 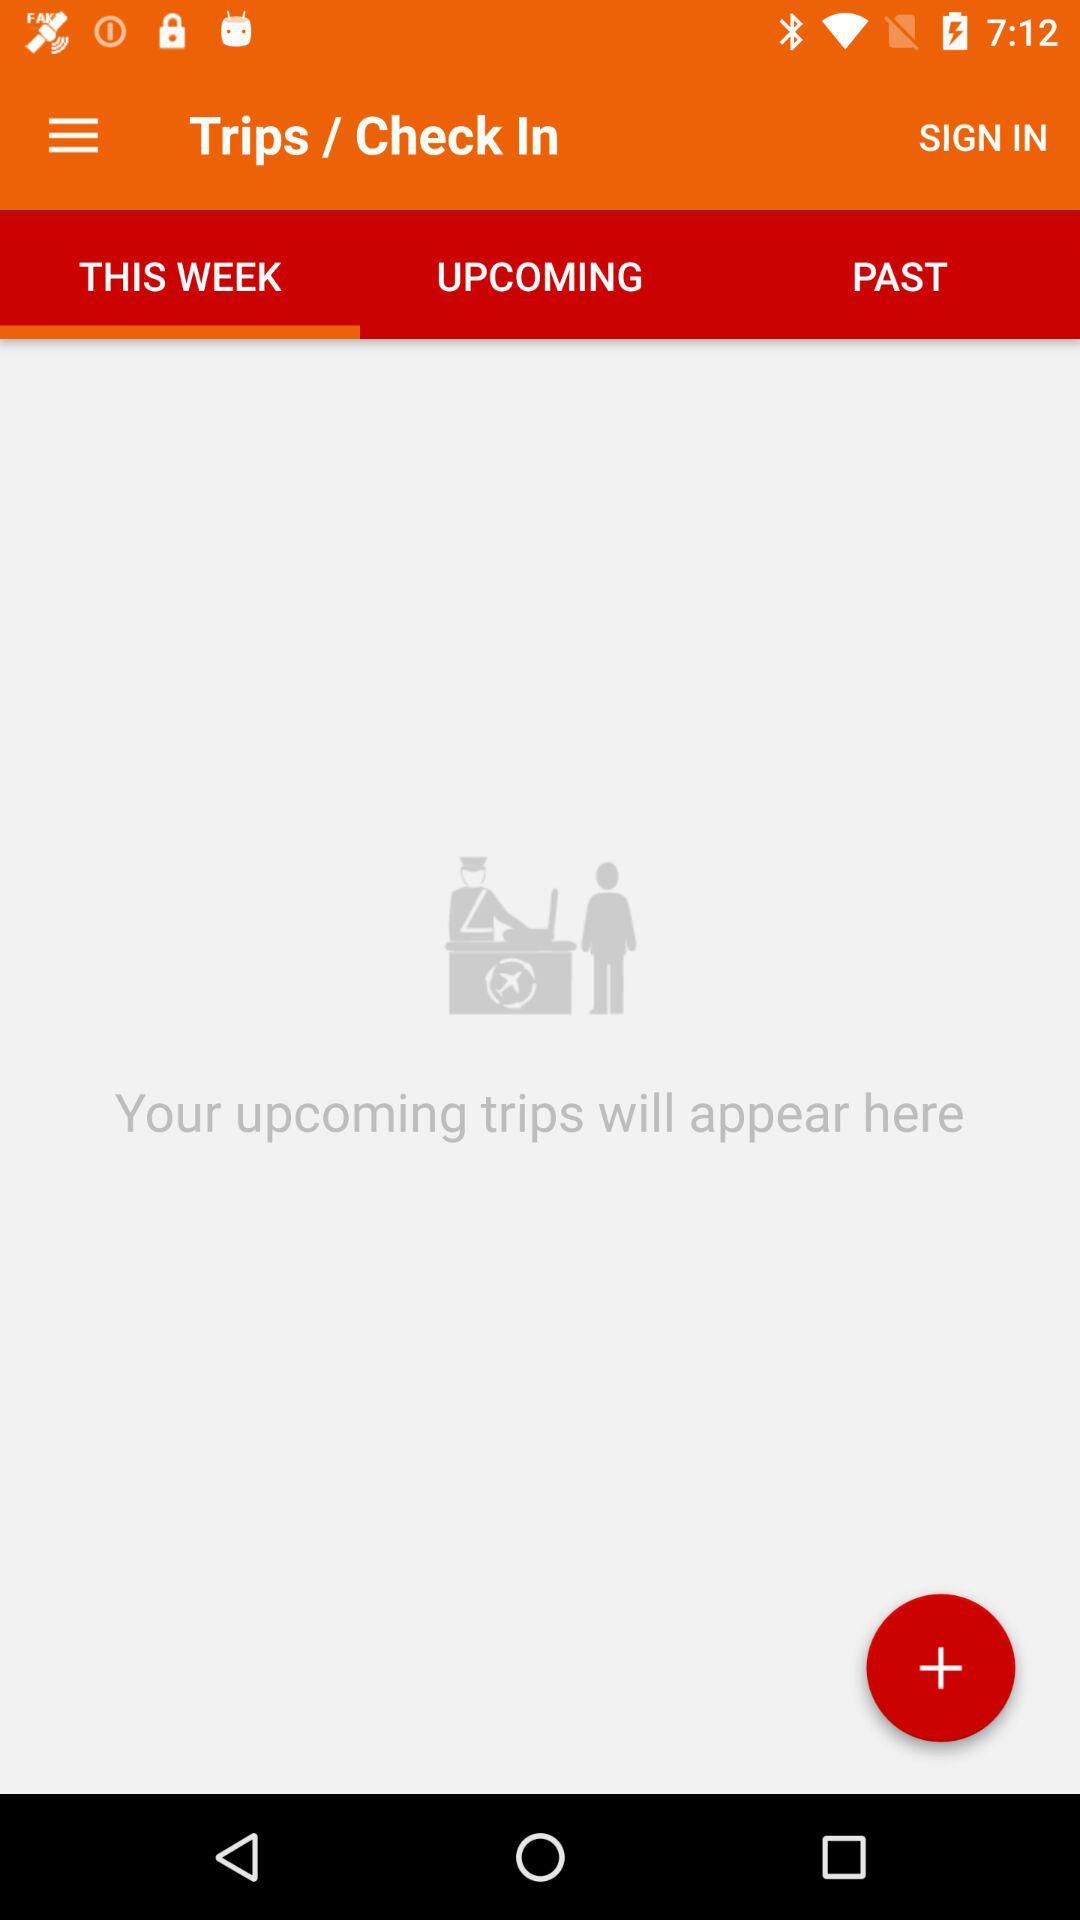 What do you see at coordinates (940, 1675) in the screenshot?
I see `make an addition` at bounding box center [940, 1675].